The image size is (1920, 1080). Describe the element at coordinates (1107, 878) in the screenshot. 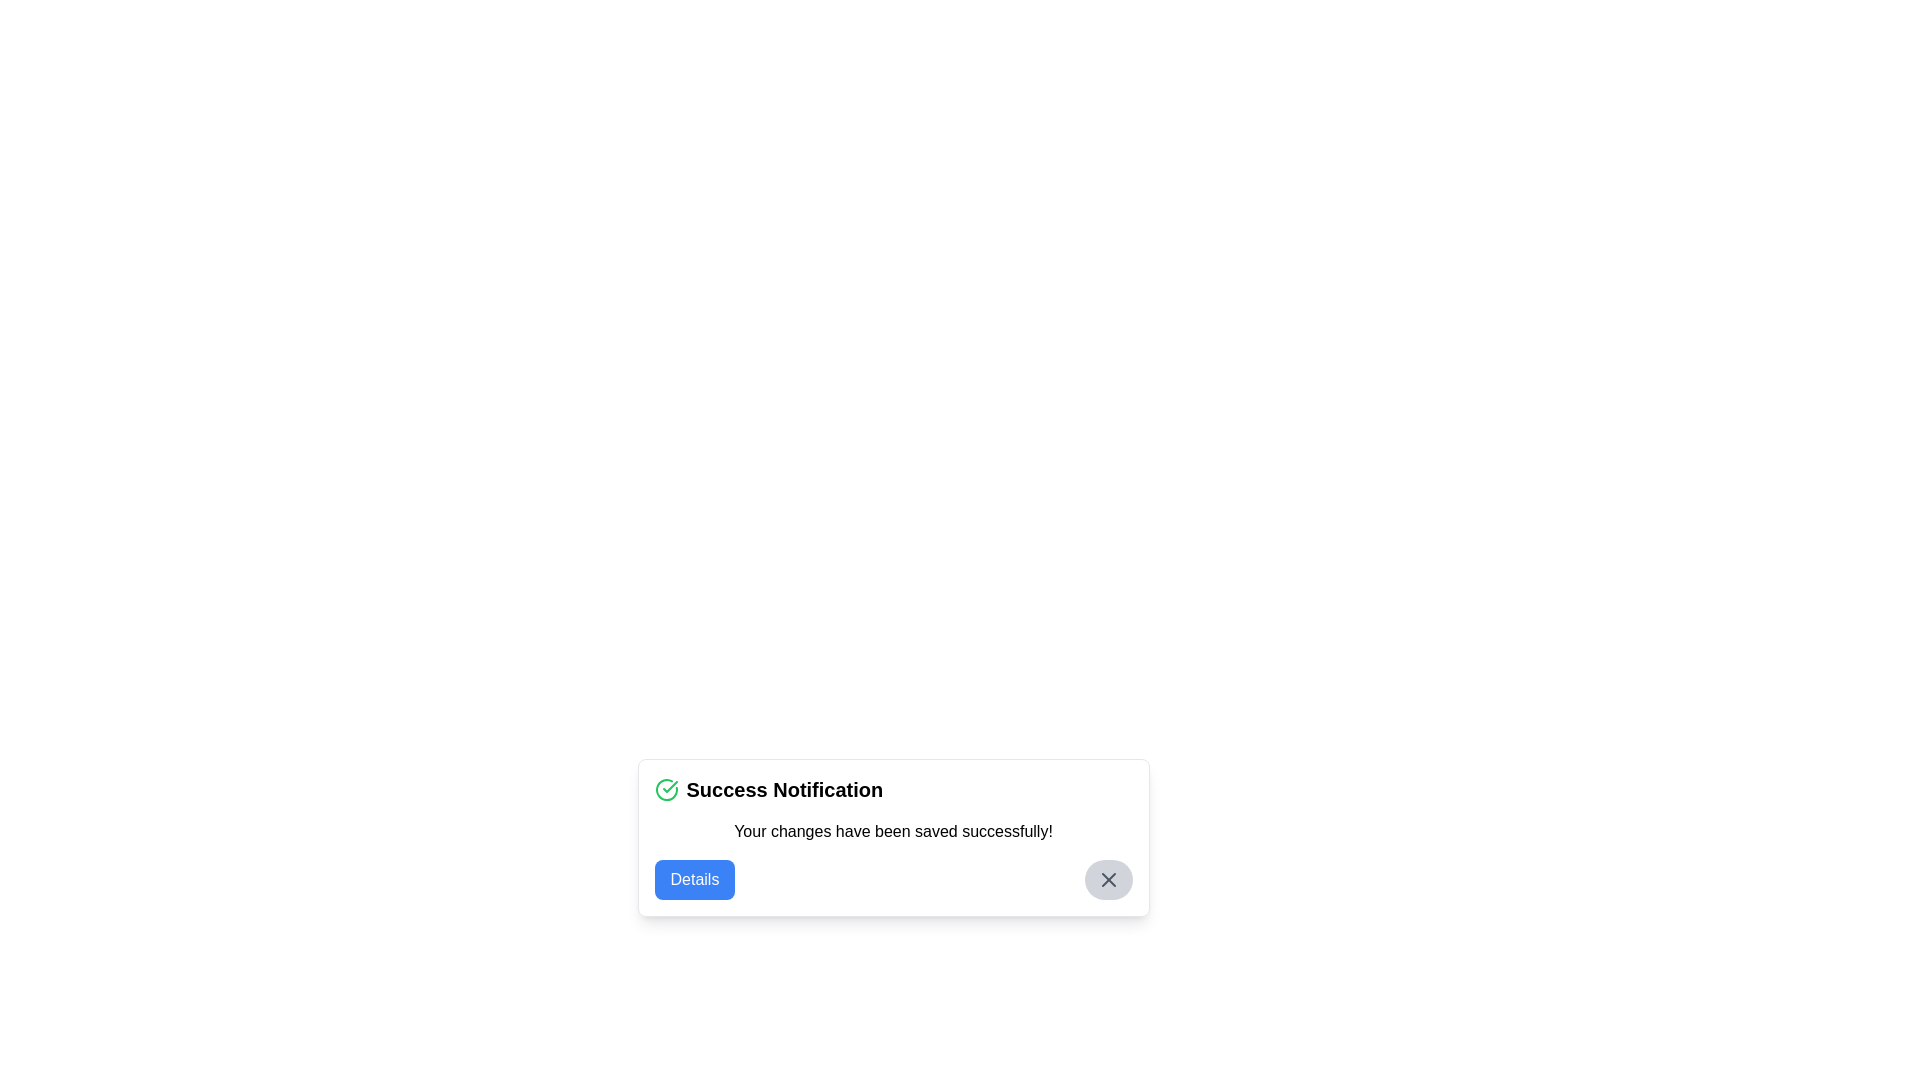

I see `the close button located in the top-right corner of the notification pop-up` at that location.